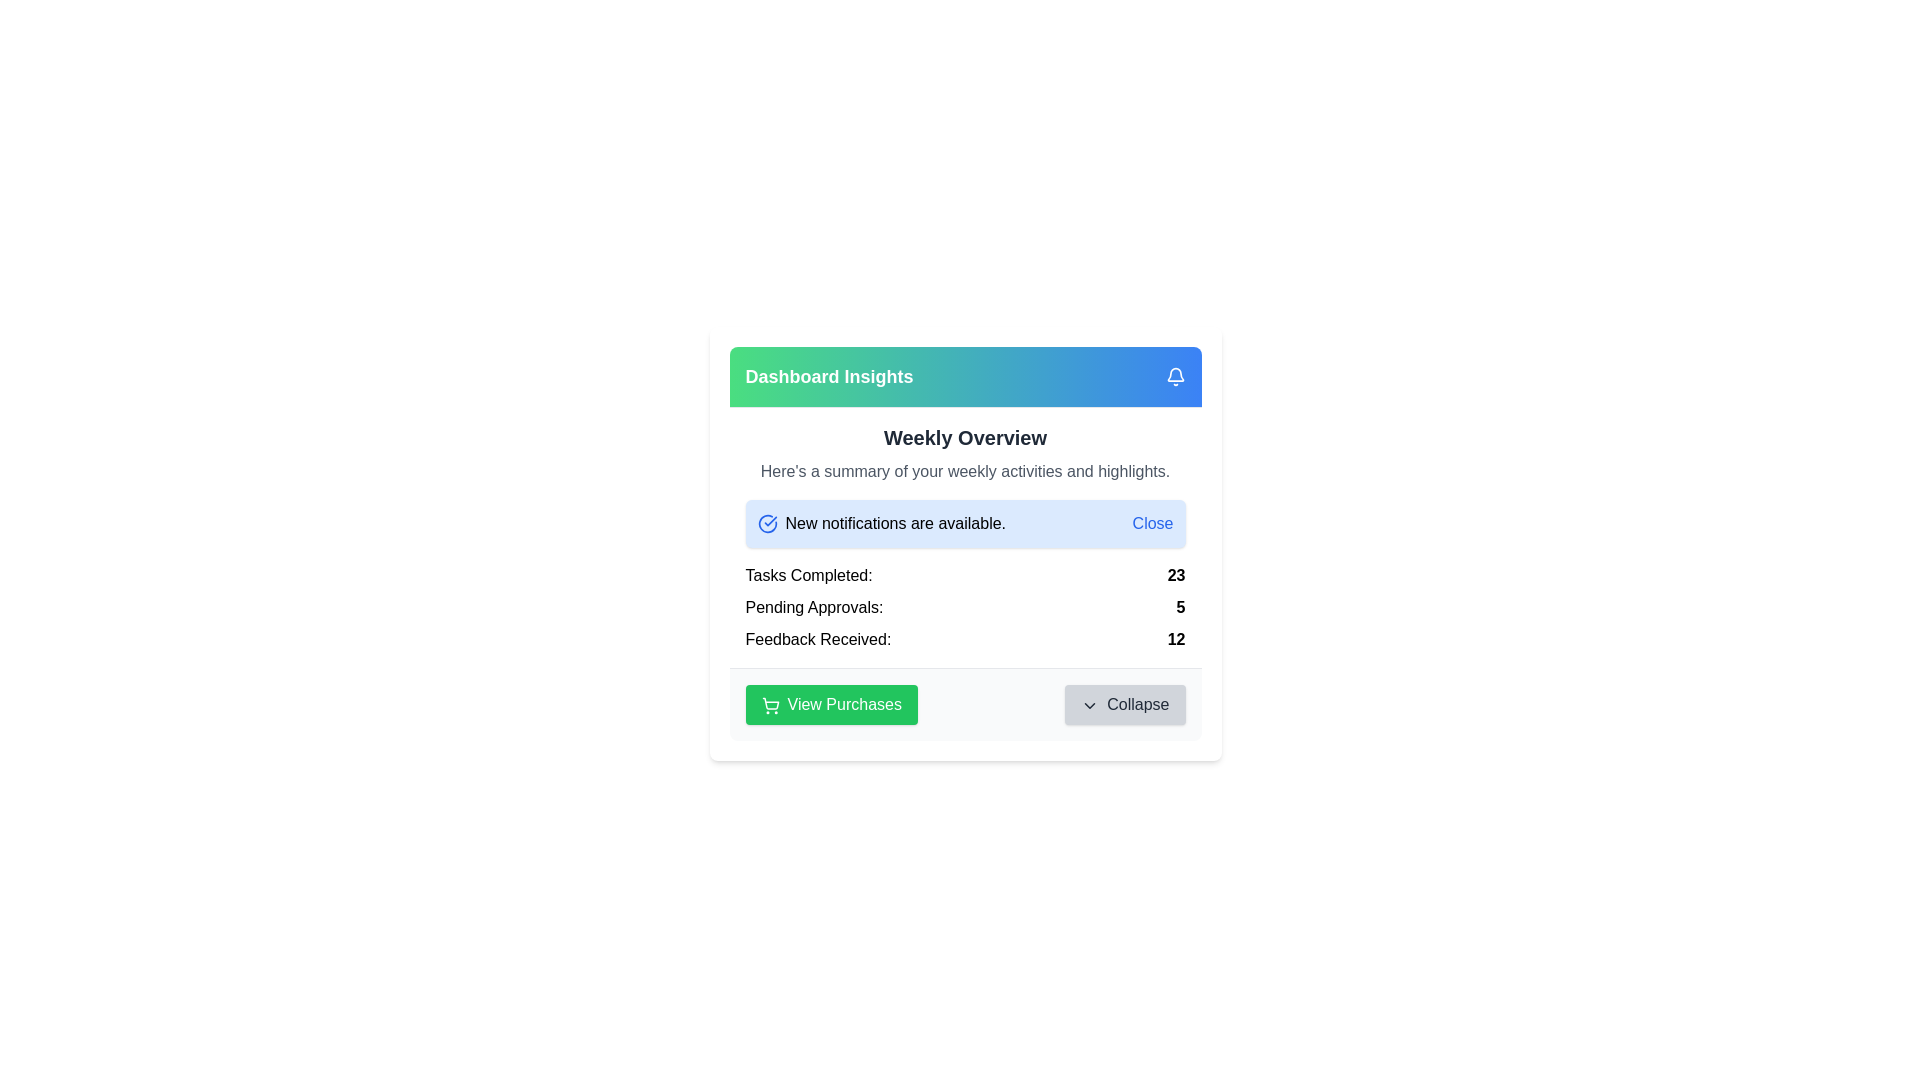 This screenshot has height=1080, width=1920. What do you see at coordinates (965, 523) in the screenshot?
I see `the notification banner containing the message 'New notifications are available.' to read the notification` at bounding box center [965, 523].